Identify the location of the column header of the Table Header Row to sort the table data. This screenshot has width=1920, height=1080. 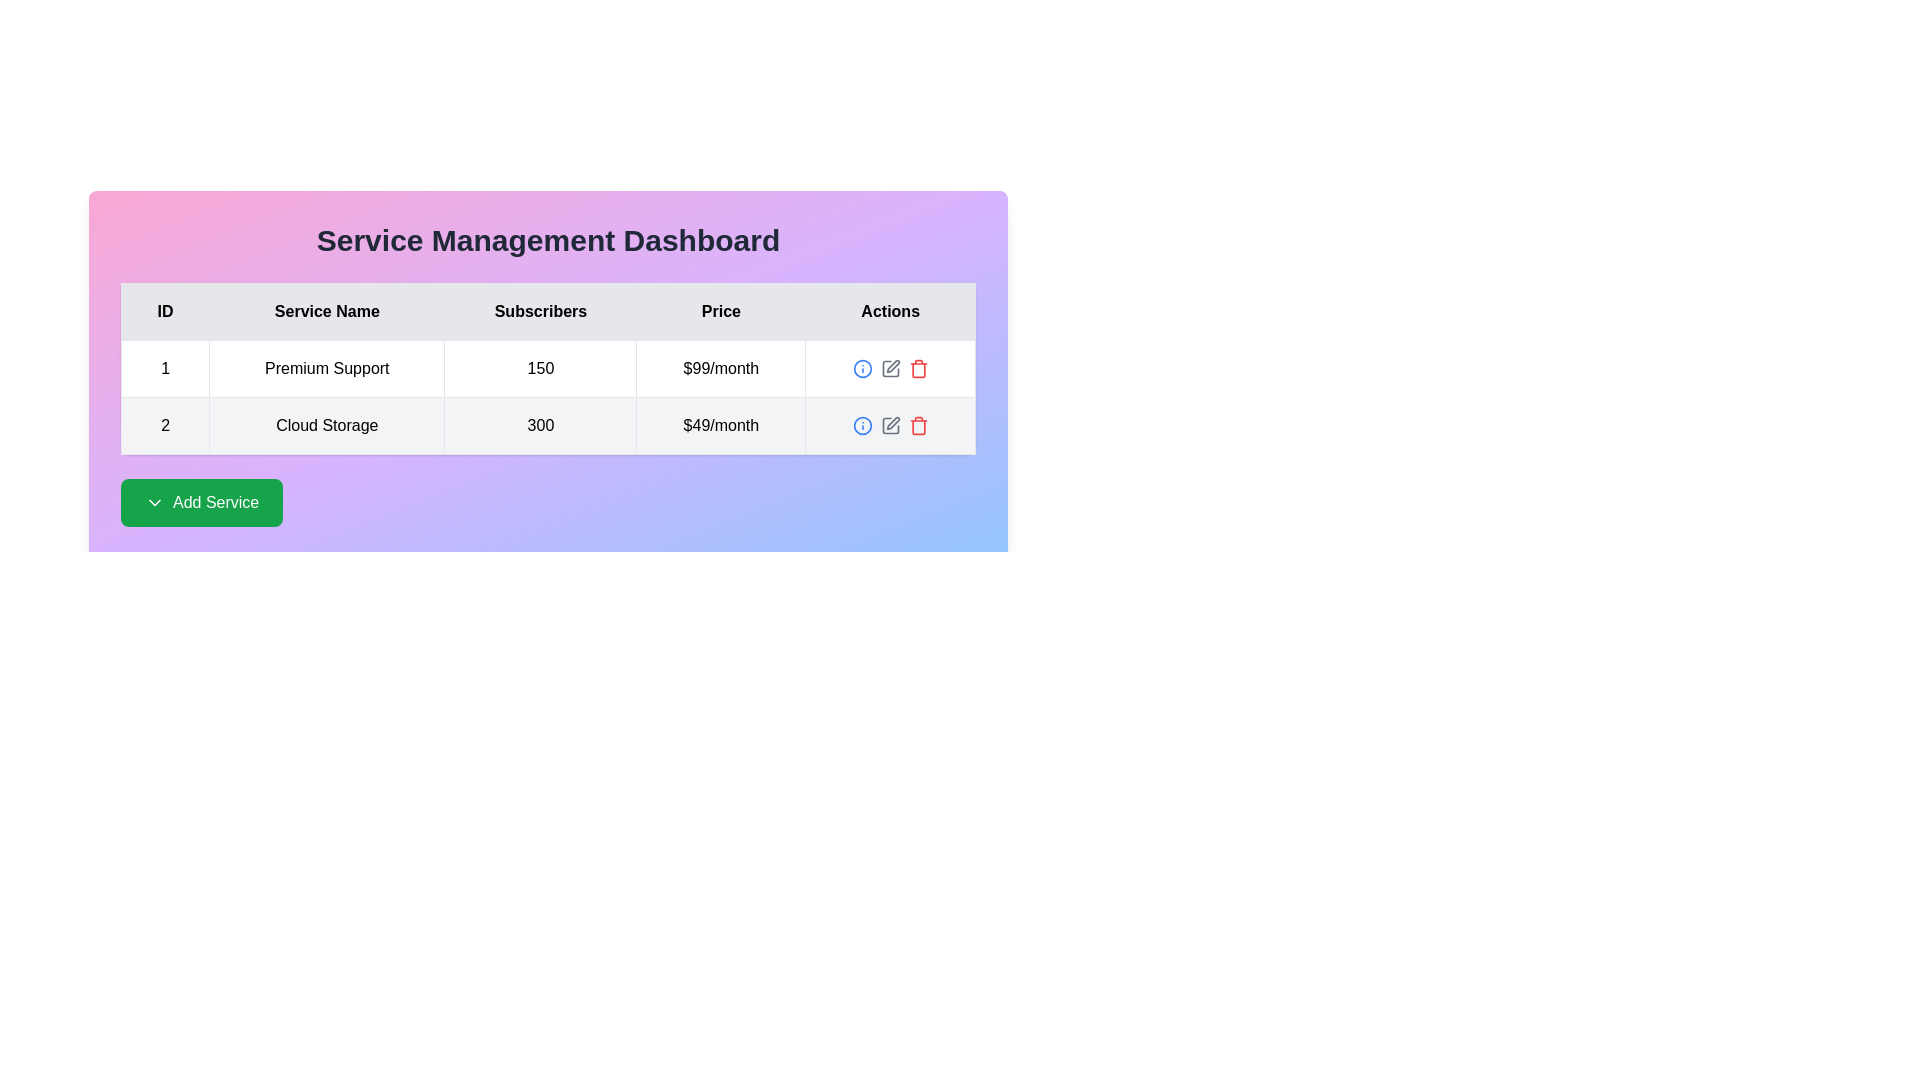
(548, 312).